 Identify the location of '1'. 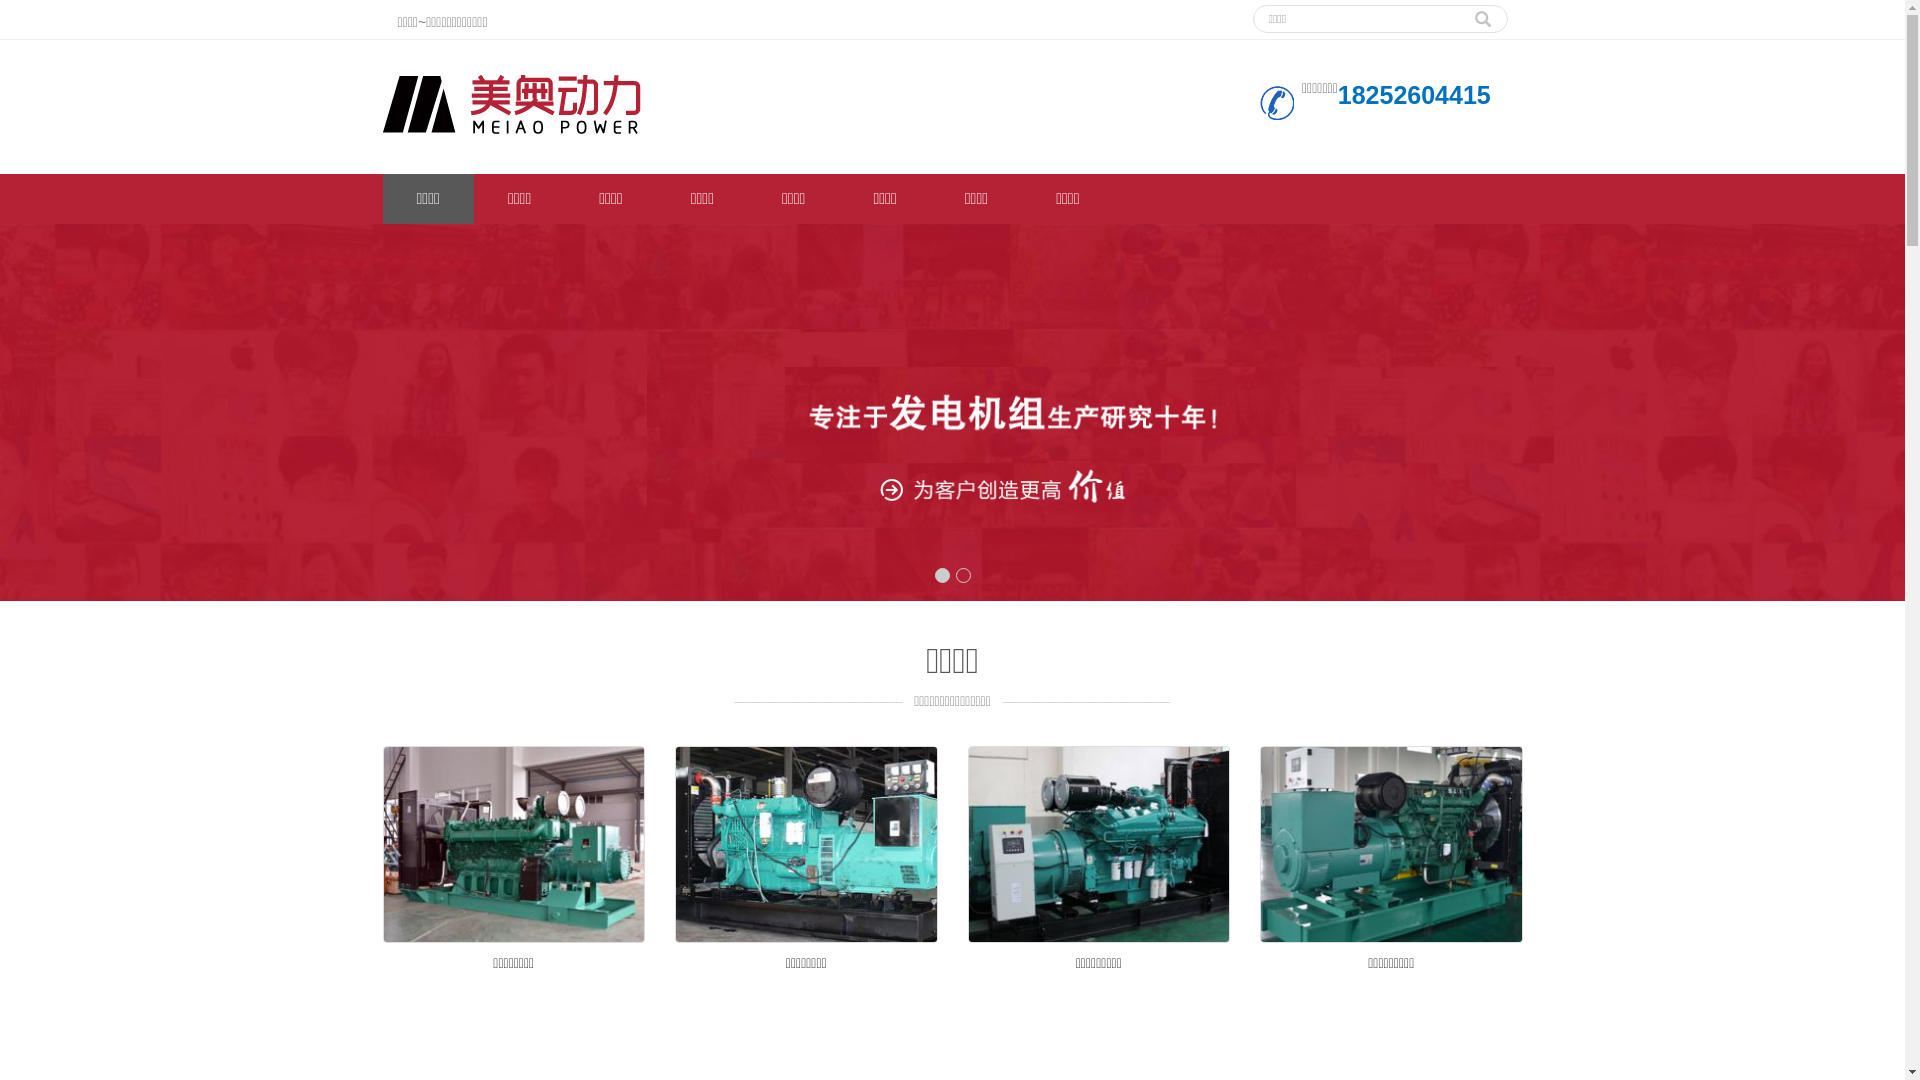
(933, 575).